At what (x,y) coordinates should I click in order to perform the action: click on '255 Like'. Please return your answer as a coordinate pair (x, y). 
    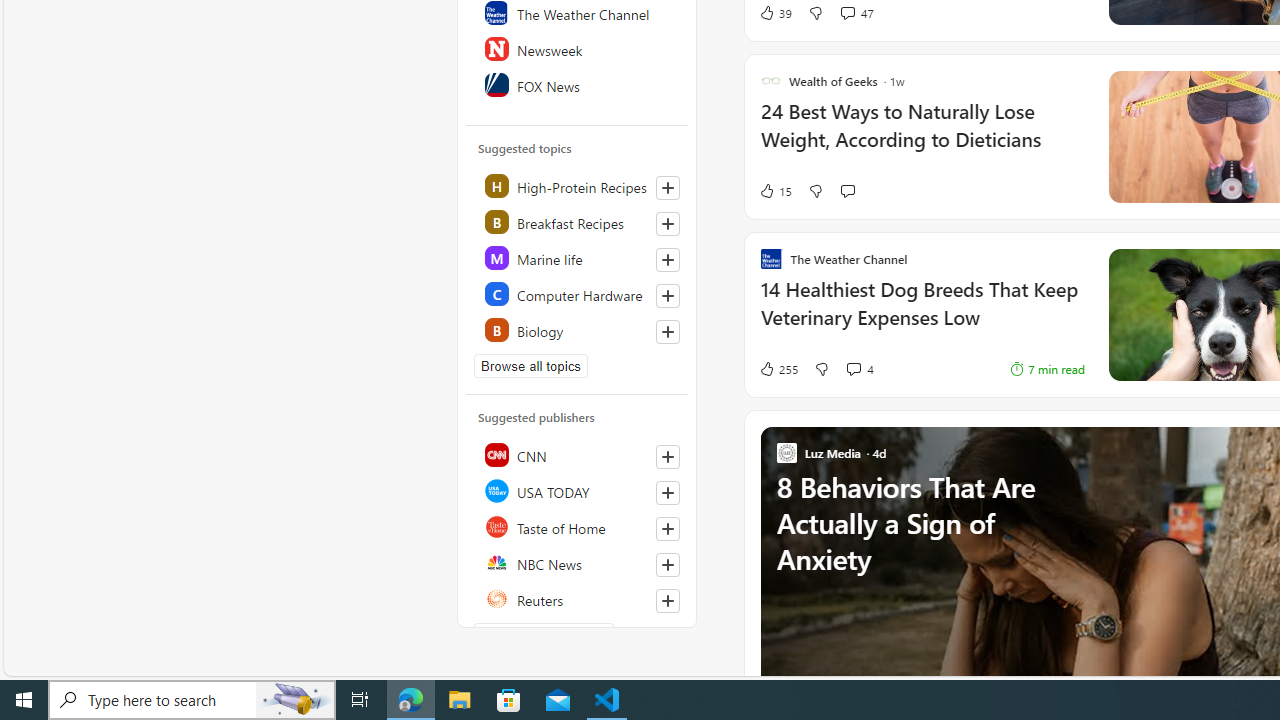
    Looking at the image, I should click on (777, 368).